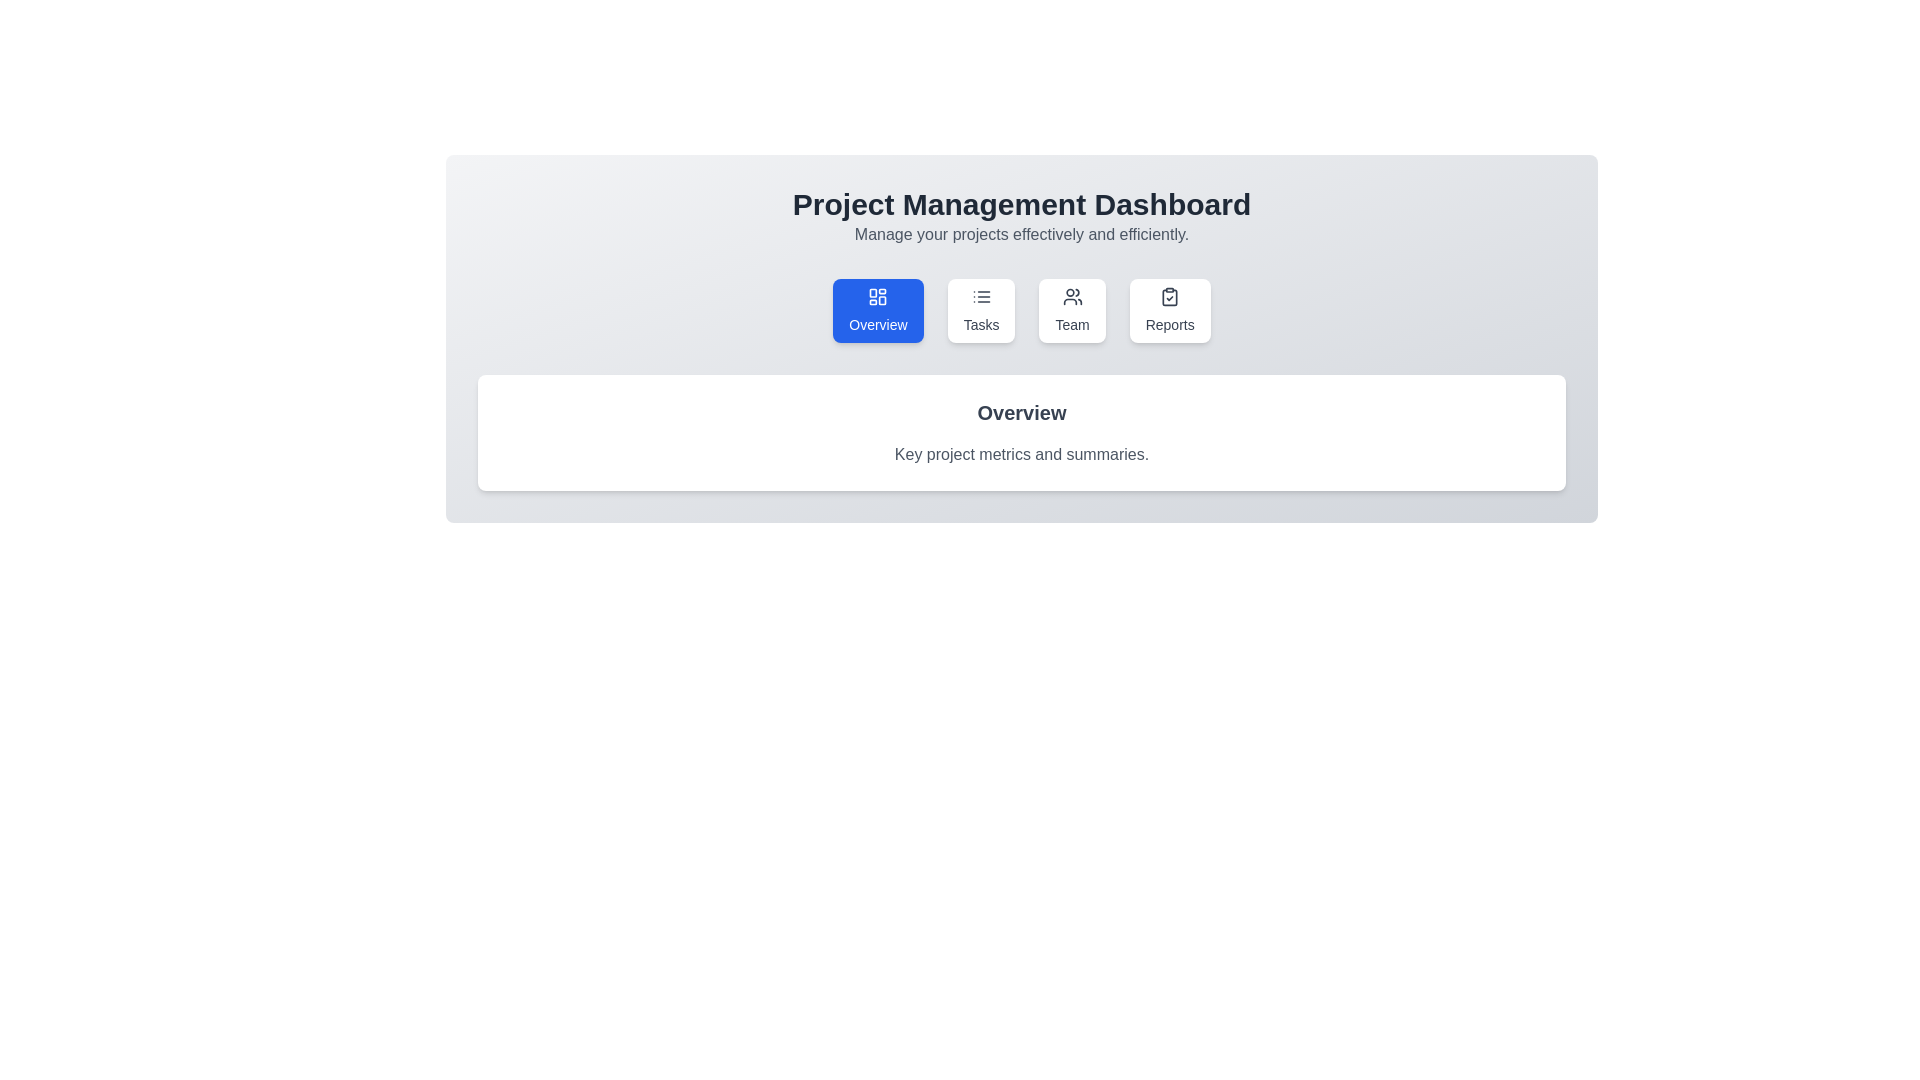 Image resolution: width=1920 pixels, height=1080 pixels. I want to click on the tab labeled Team to observe its hover effect, so click(1071, 311).